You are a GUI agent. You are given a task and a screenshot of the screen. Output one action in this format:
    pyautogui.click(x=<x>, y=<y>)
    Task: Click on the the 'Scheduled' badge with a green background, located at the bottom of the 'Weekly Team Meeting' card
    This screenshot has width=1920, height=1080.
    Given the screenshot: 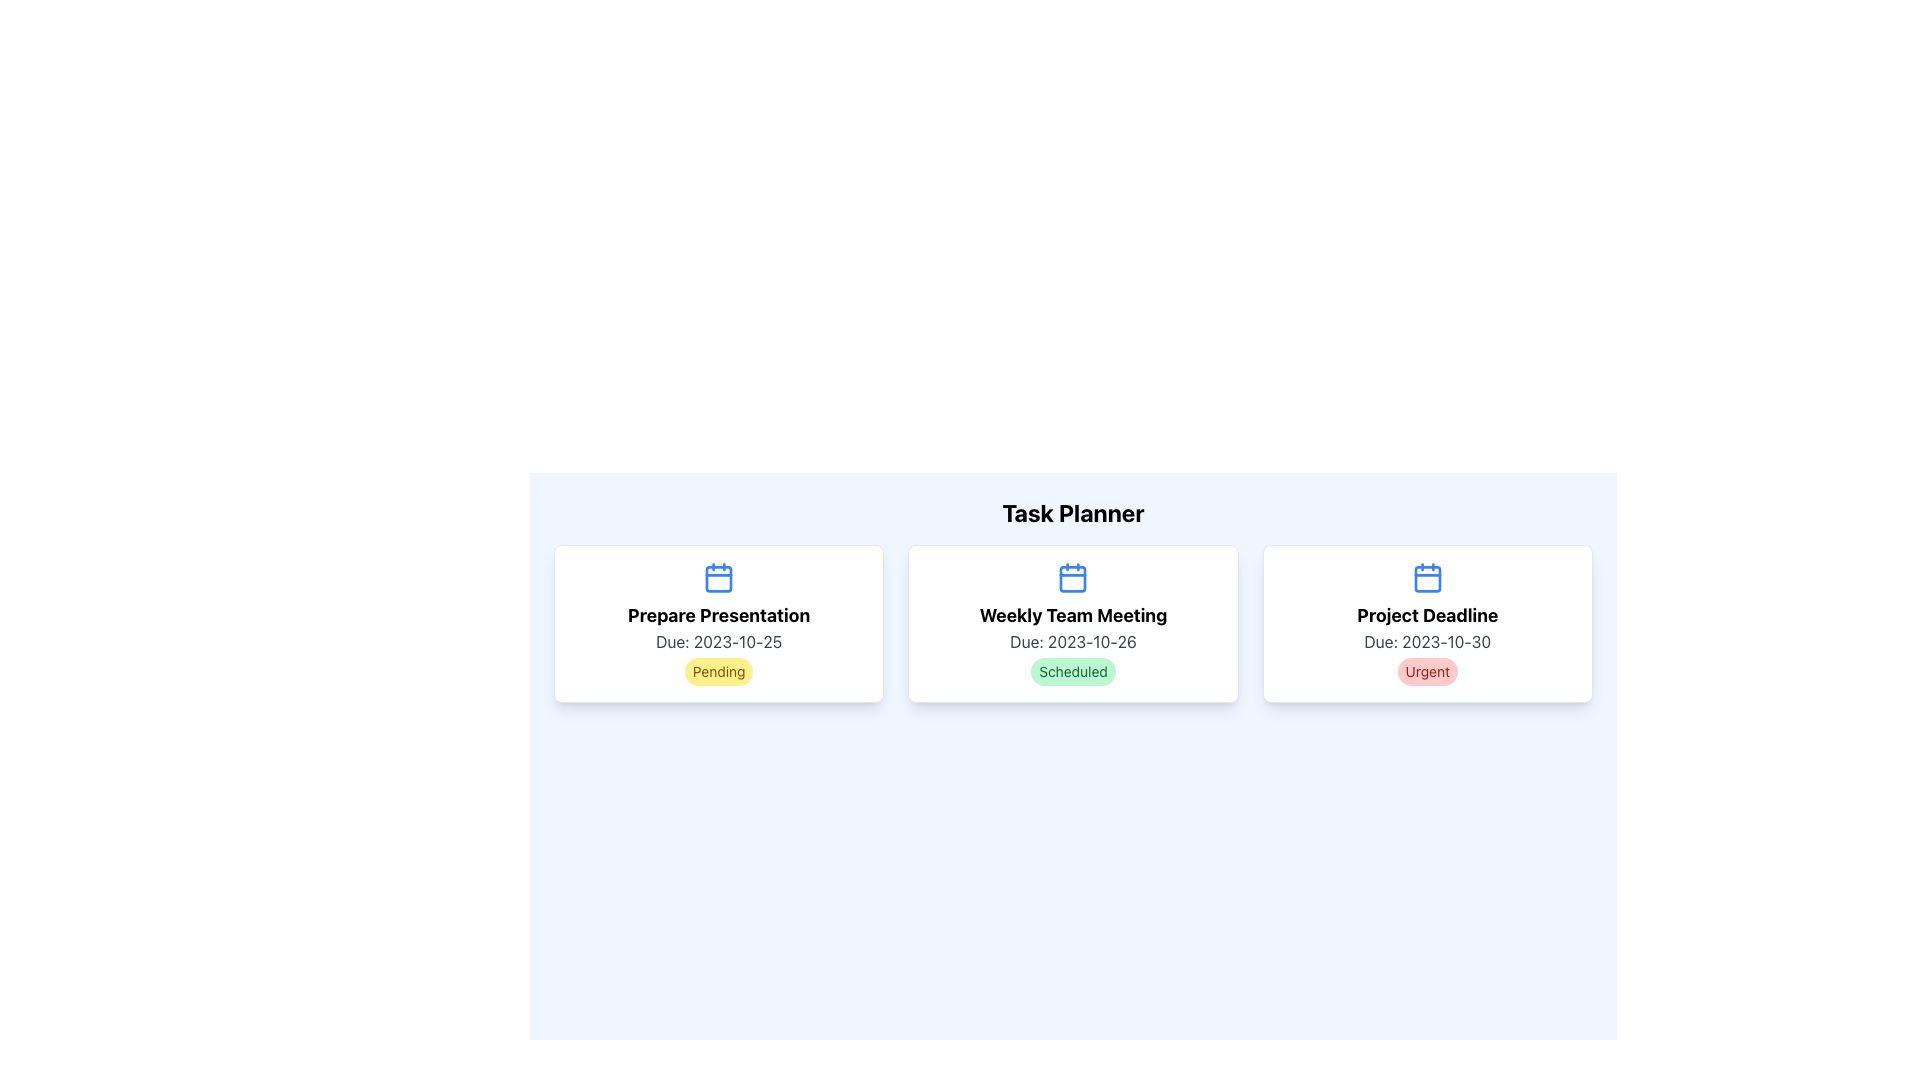 What is the action you would take?
    pyautogui.click(x=1072, y=671)
    